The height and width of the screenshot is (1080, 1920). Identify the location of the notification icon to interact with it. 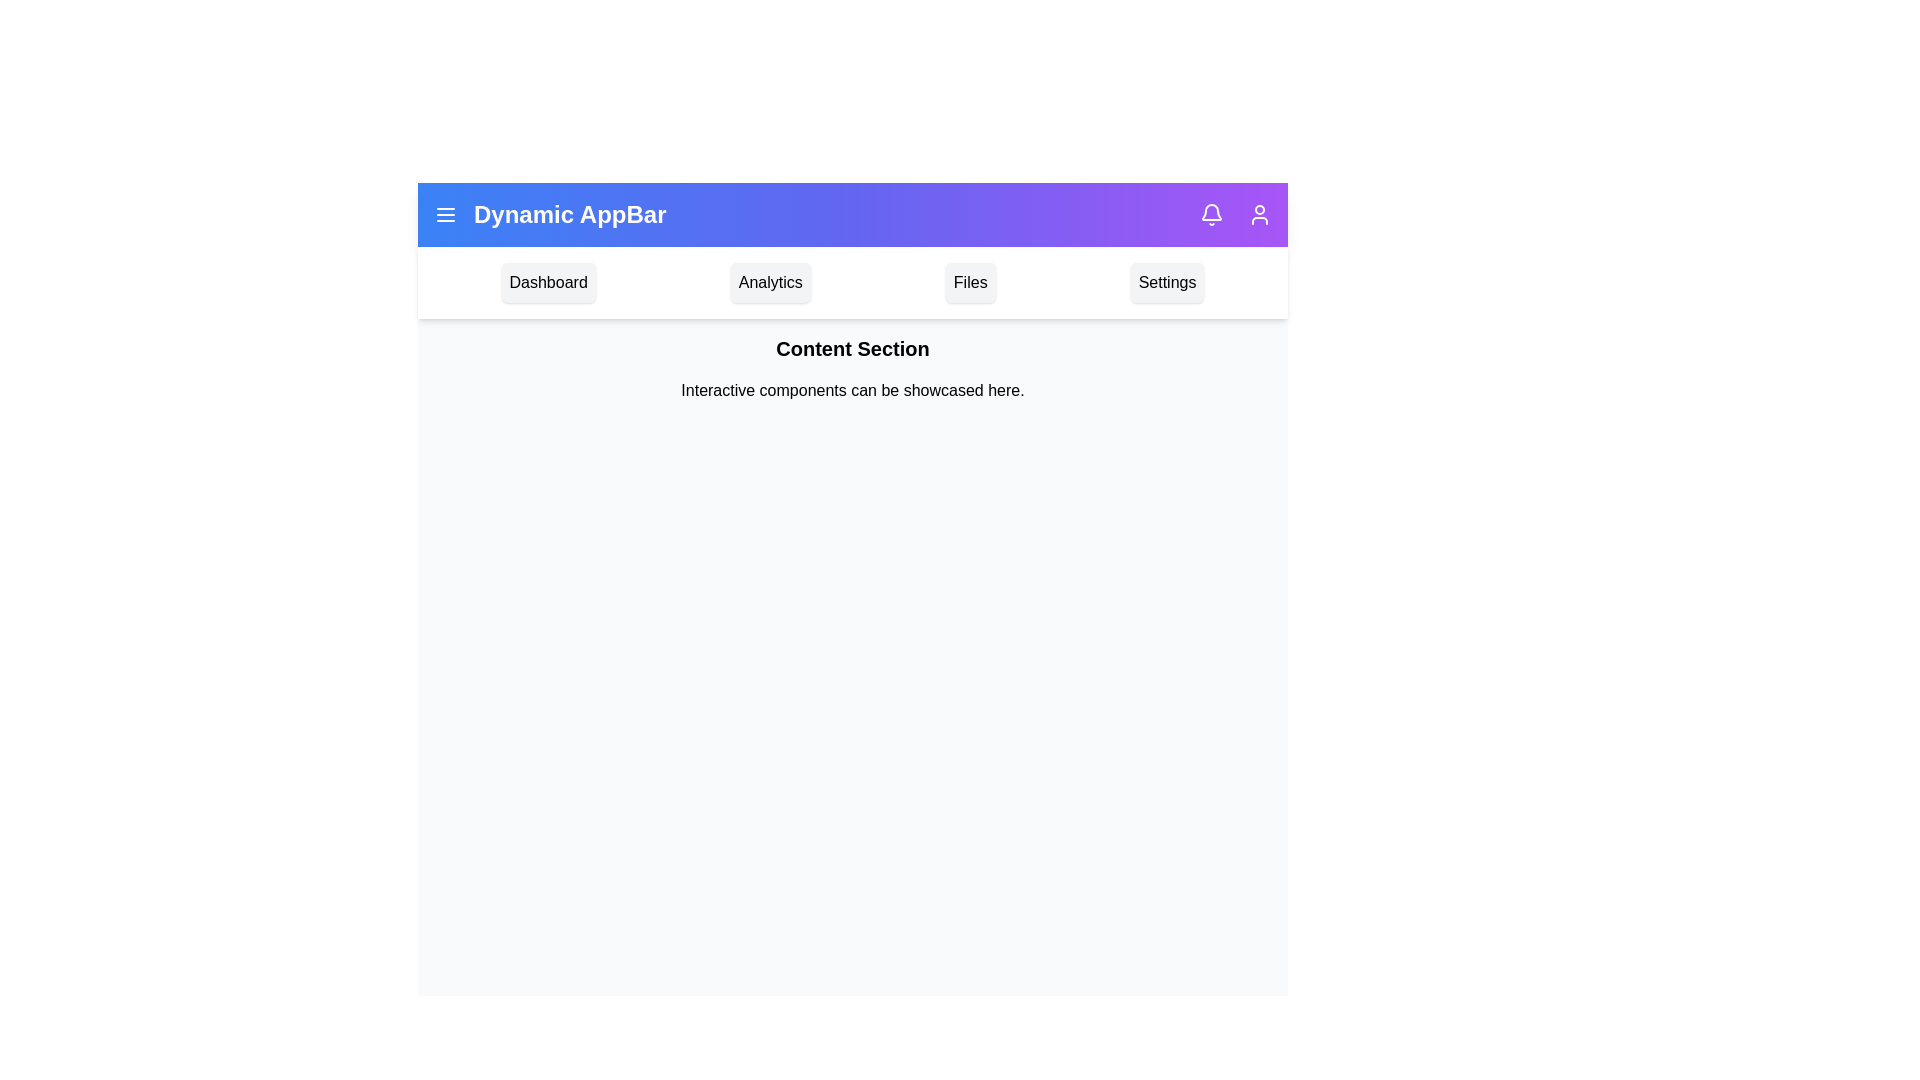
(1210, 215).